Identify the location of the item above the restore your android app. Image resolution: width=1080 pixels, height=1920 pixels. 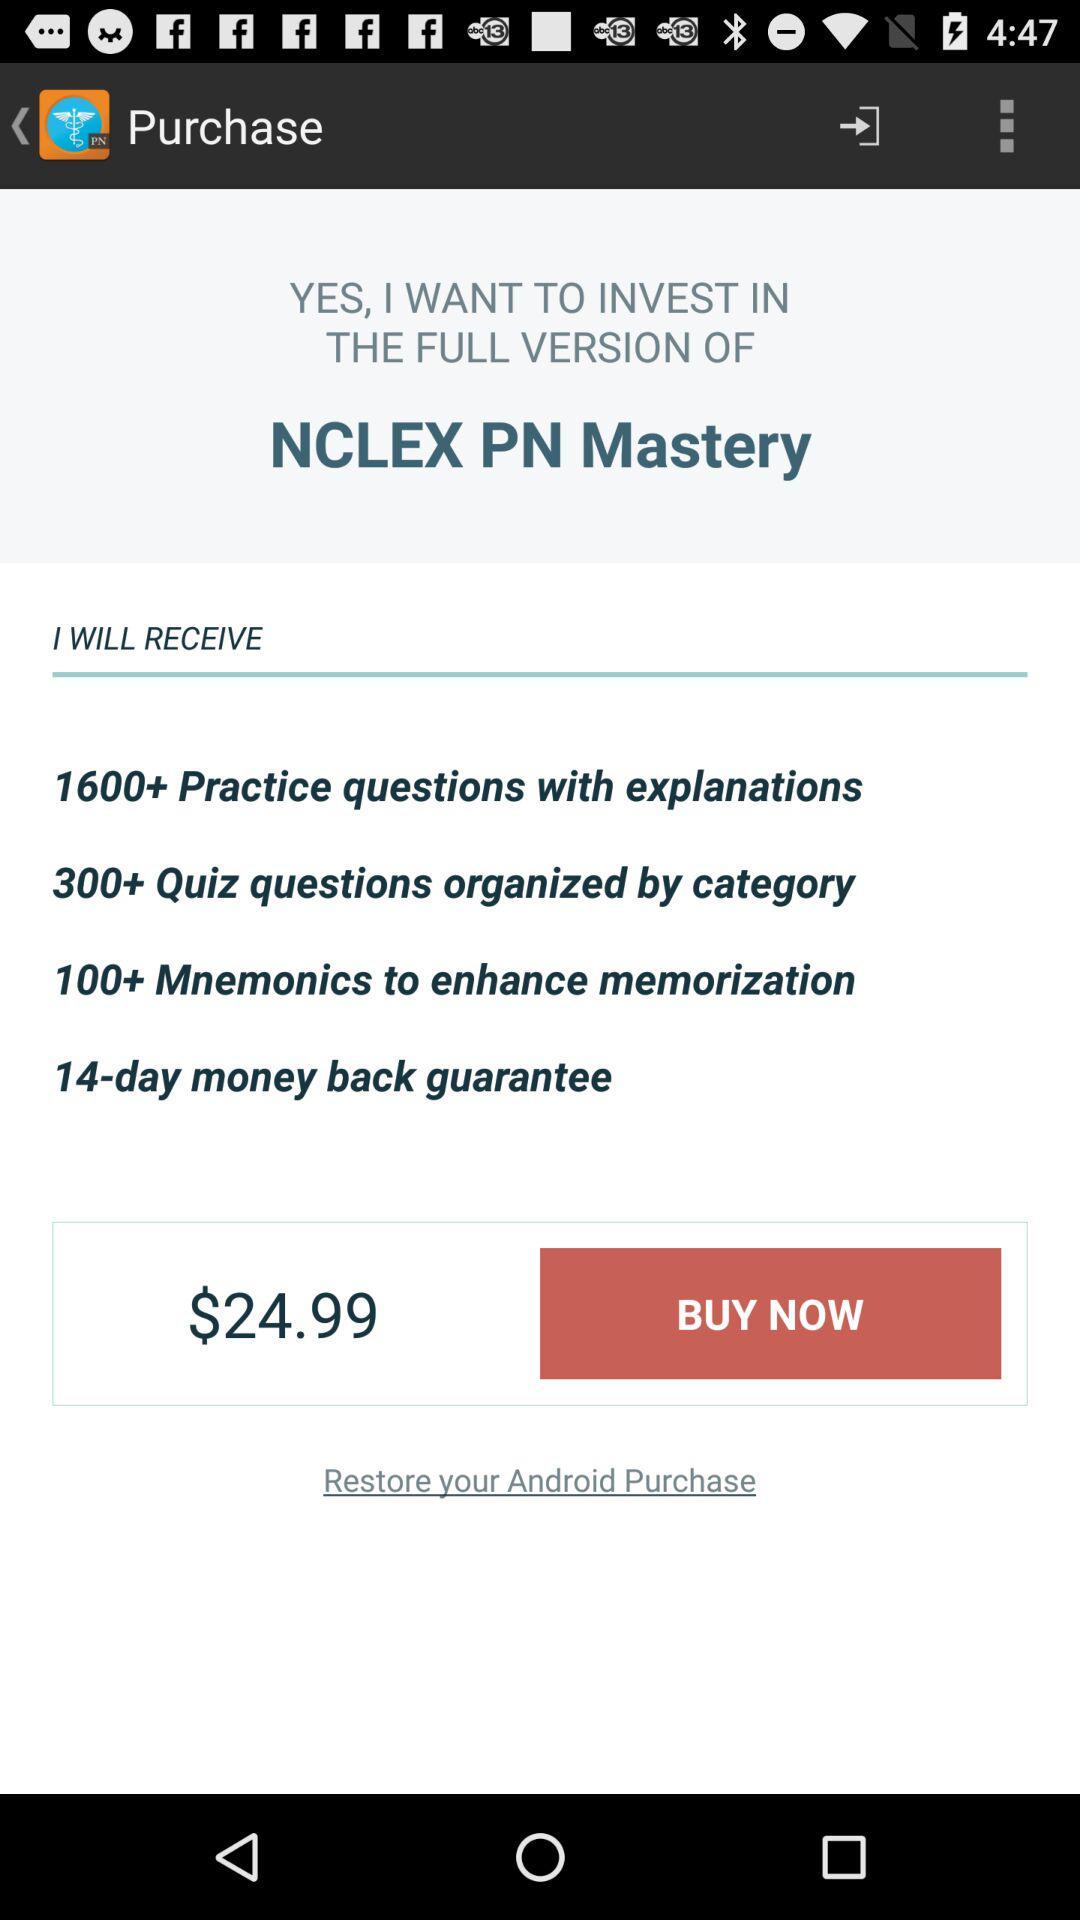
(769, 1313).